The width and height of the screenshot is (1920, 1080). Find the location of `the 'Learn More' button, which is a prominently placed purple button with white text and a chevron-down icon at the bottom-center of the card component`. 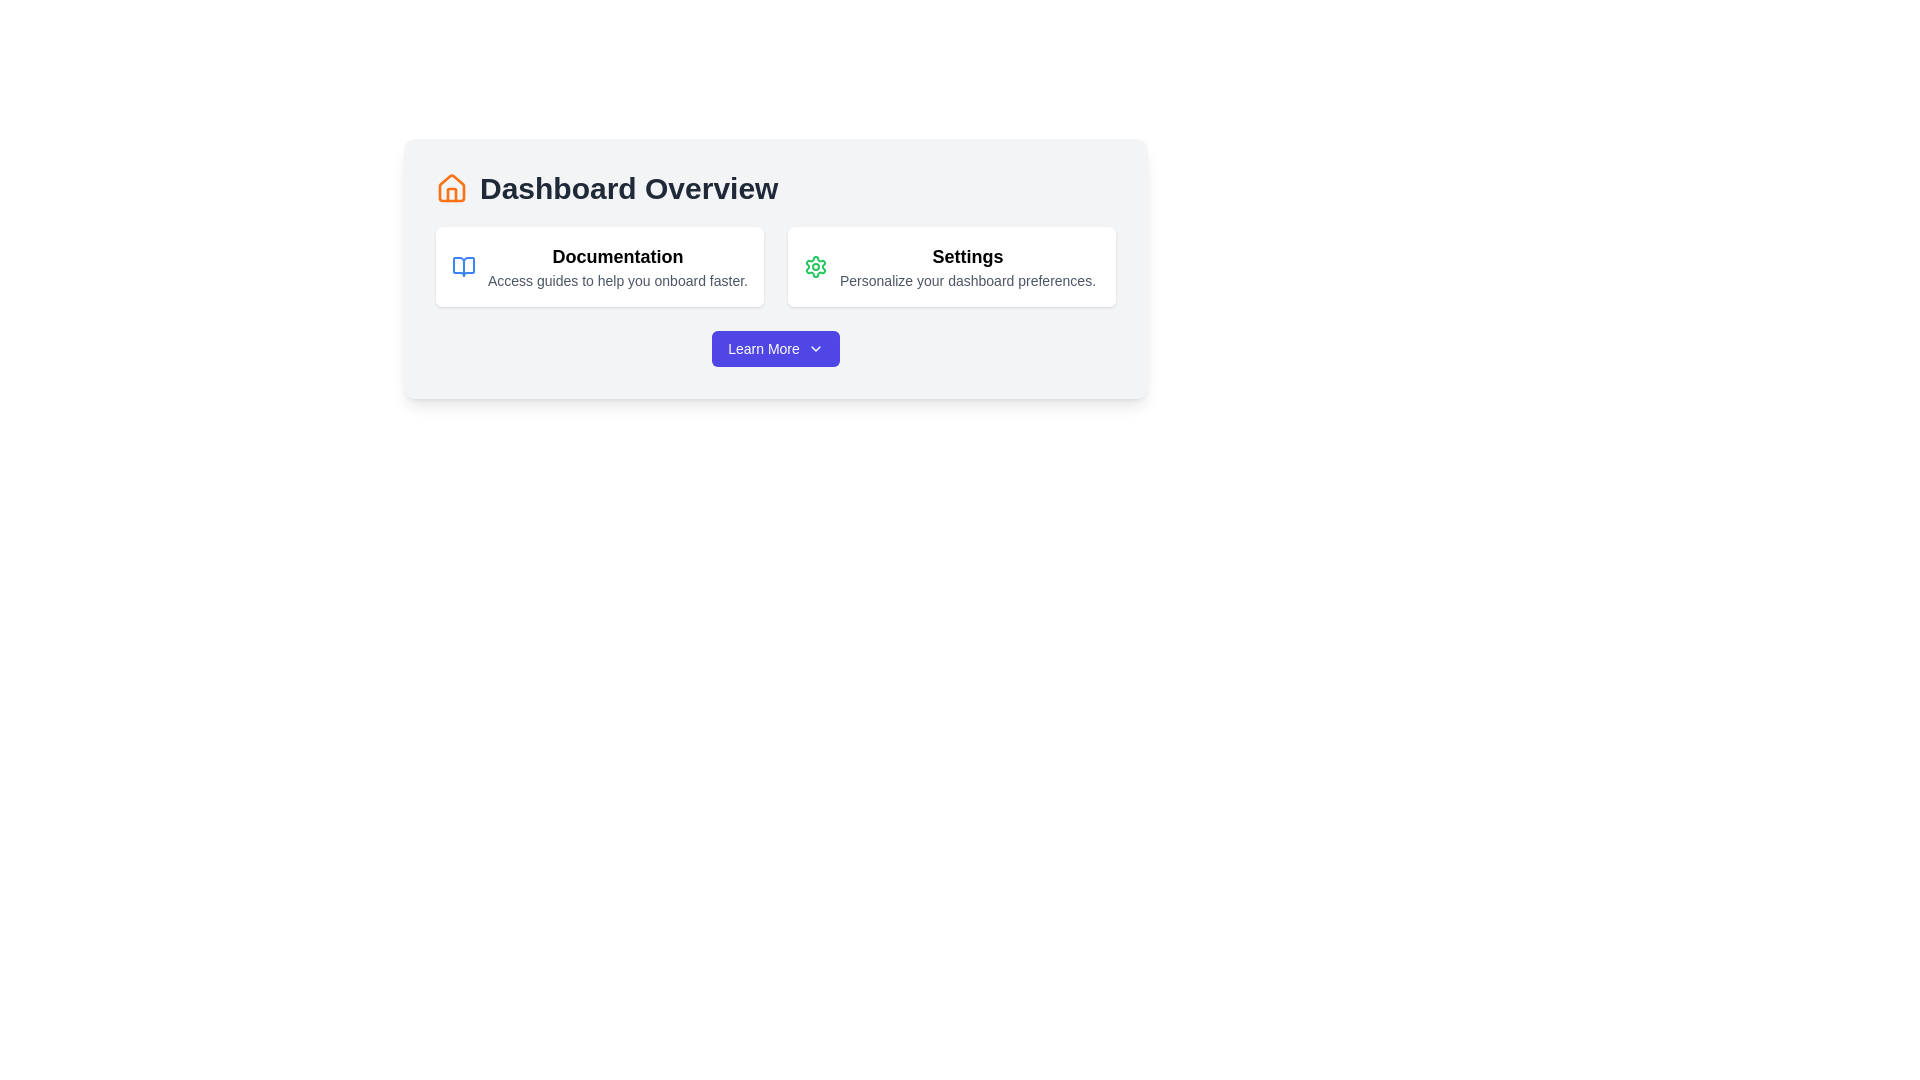

the 'Learn More' button, which is a prominently placed purple button with white text and a chevron-down icon at the bottom-center of the card component is located at coordinates (775, 347).